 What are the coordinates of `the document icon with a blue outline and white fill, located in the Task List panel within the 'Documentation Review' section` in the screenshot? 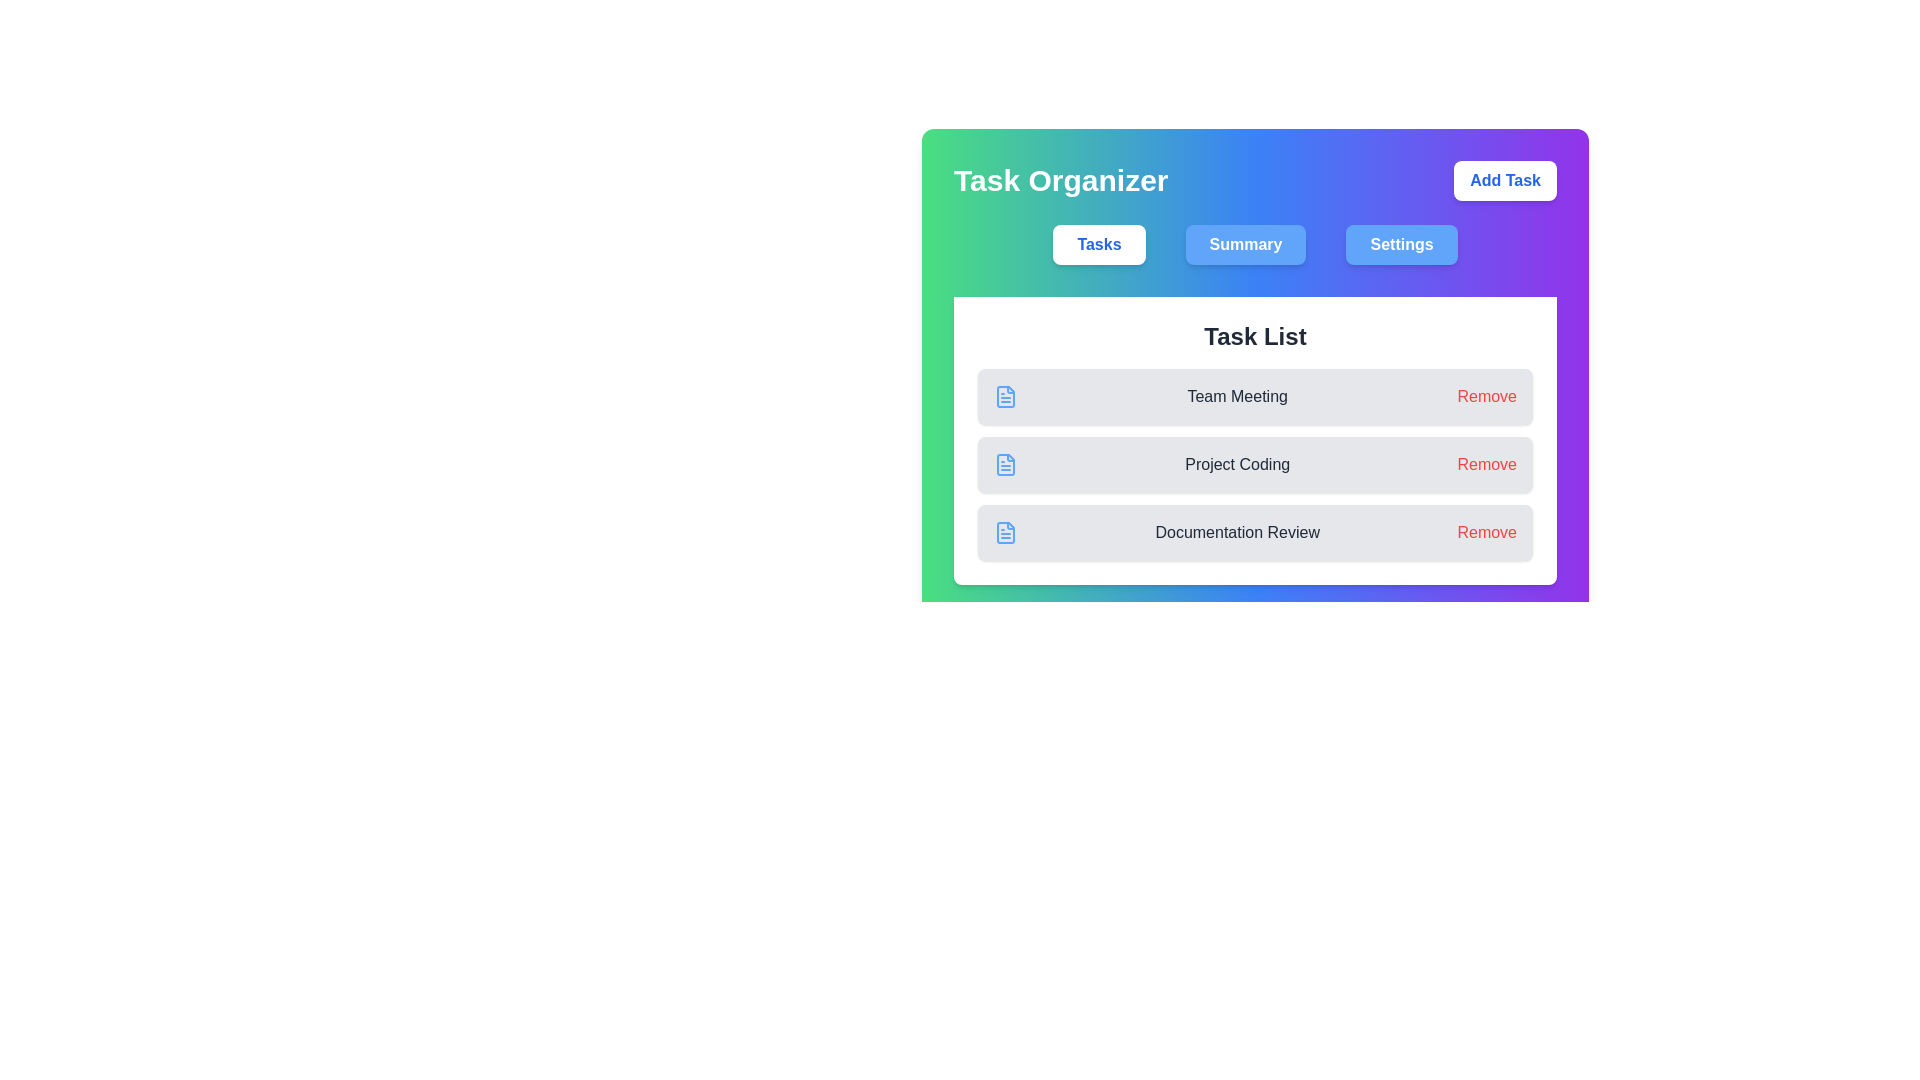 It's located at (1006, 531).